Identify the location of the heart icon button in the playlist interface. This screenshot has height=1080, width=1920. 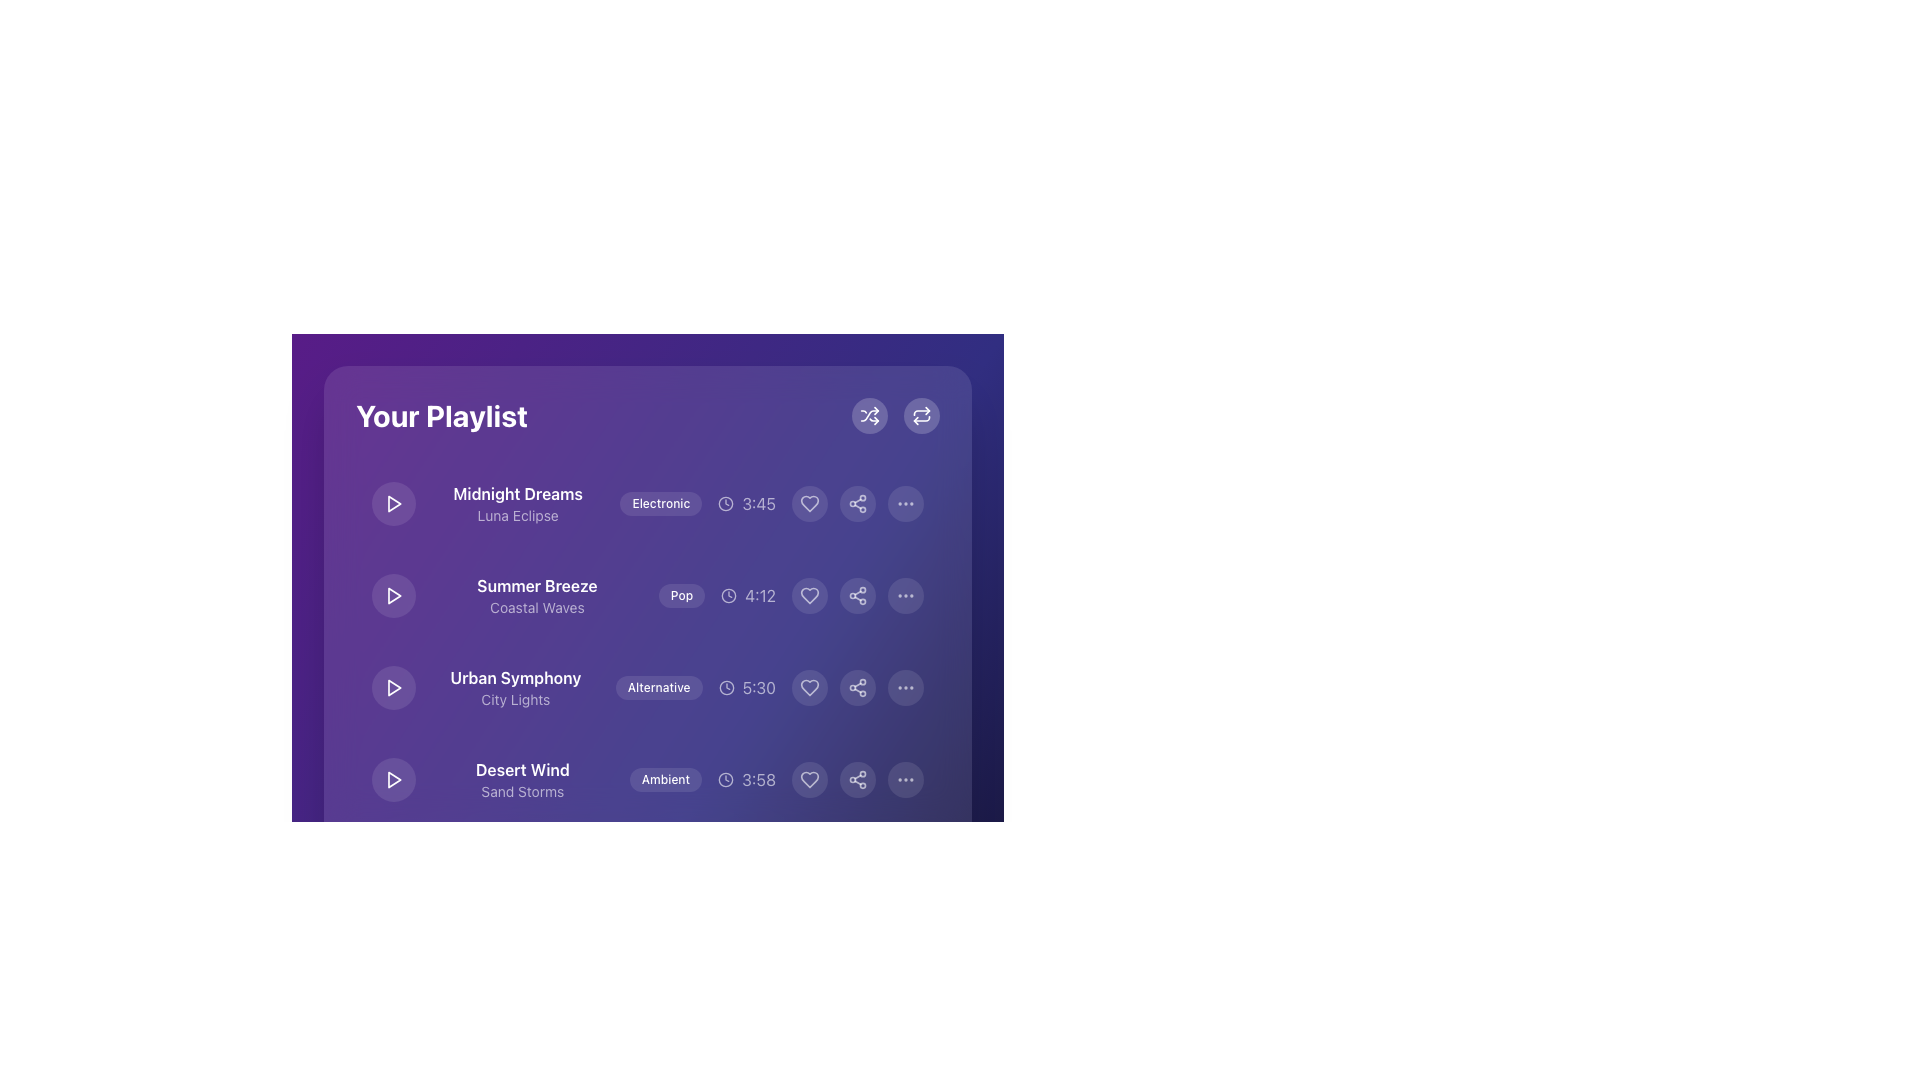
(810, 503).